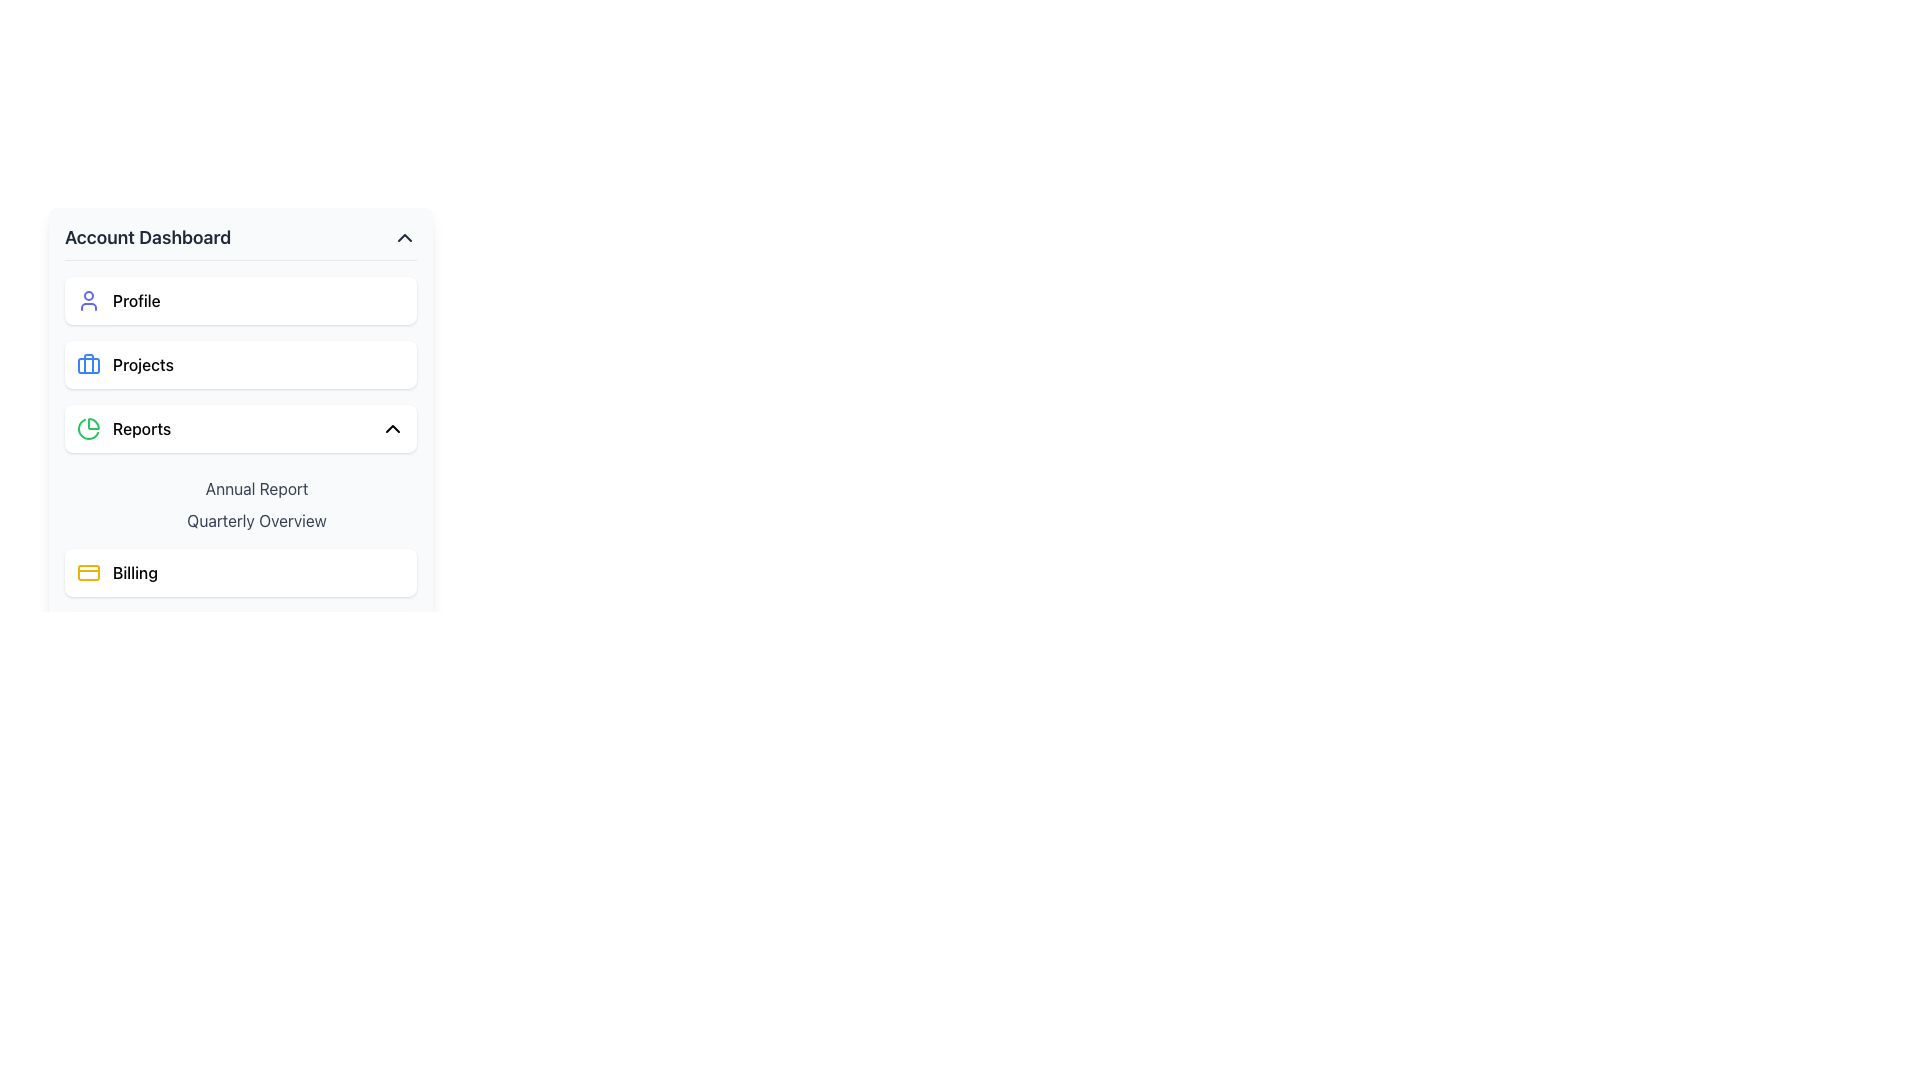  What do you see at coordinates (88, 366) in the screenshot?
I see `the small rounded rectangle graphical shape within the SVG element of the 'Projects' menu item` at bounding box center [88, 366].